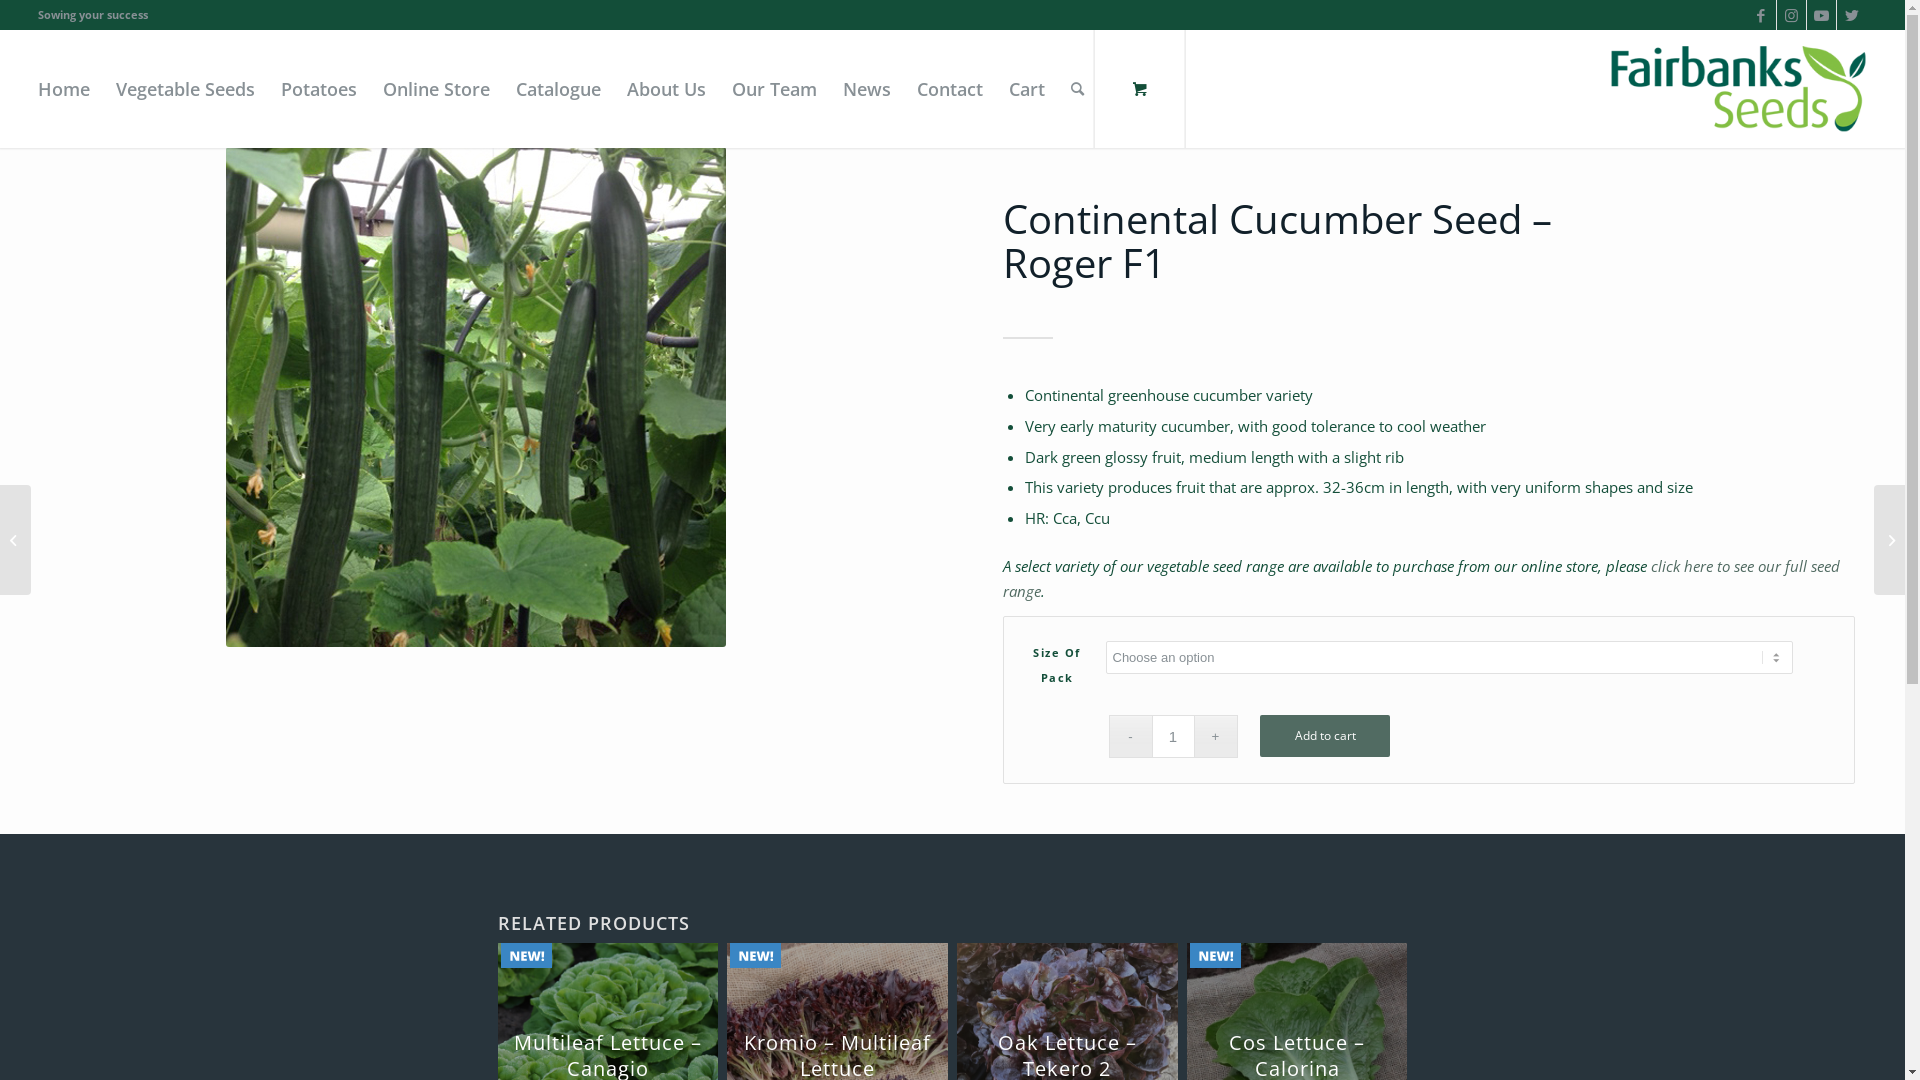  What do you see at coordinates (558, 87) in the screenshot?
I see `'Catalogue'` at bounding box center [558, 87].